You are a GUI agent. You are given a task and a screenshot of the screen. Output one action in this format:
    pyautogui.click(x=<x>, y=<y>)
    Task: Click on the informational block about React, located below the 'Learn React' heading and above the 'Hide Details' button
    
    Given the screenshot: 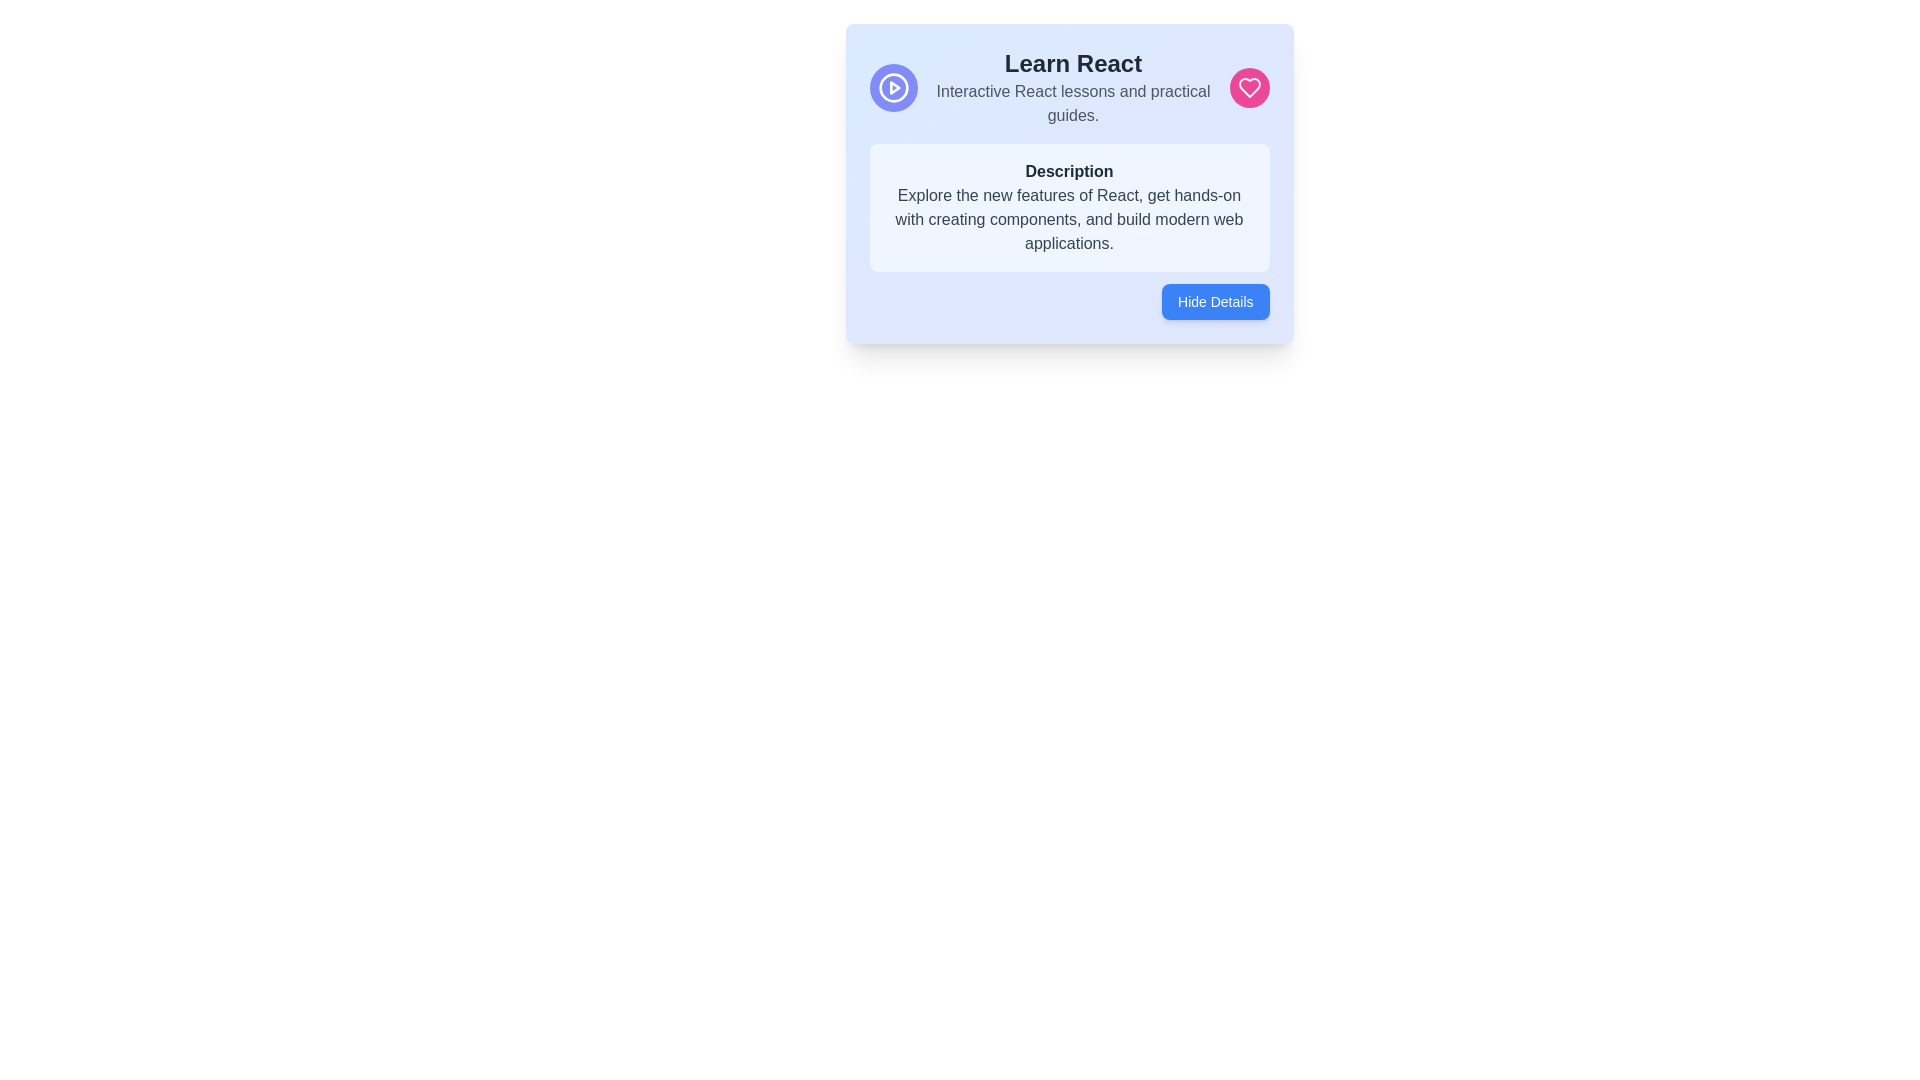 What is the action you would take?
    pyautogui.click(x=1068, y=208)
    